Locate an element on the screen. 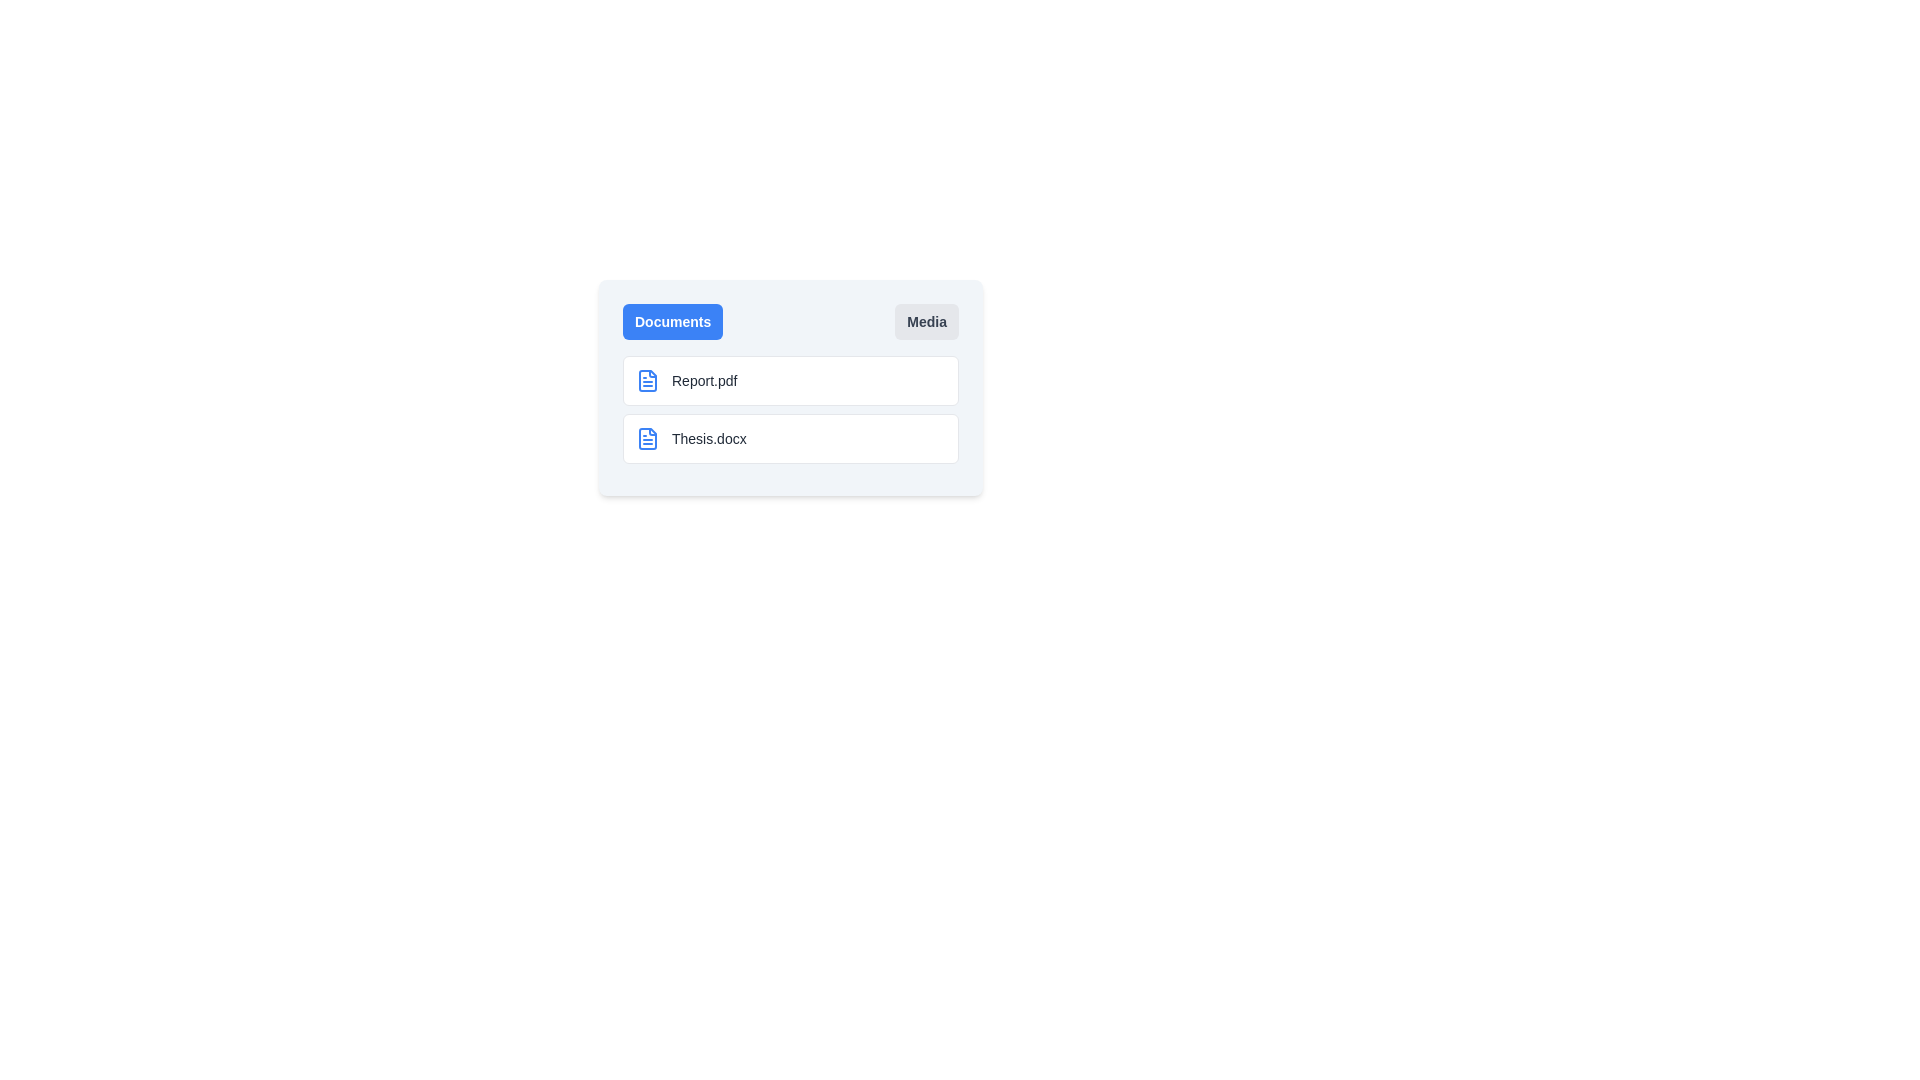 This screenshot has width=1920, height=1080. the 'Documents' button, which is a prominent blue button with white text is located at coordinates (672, 320).